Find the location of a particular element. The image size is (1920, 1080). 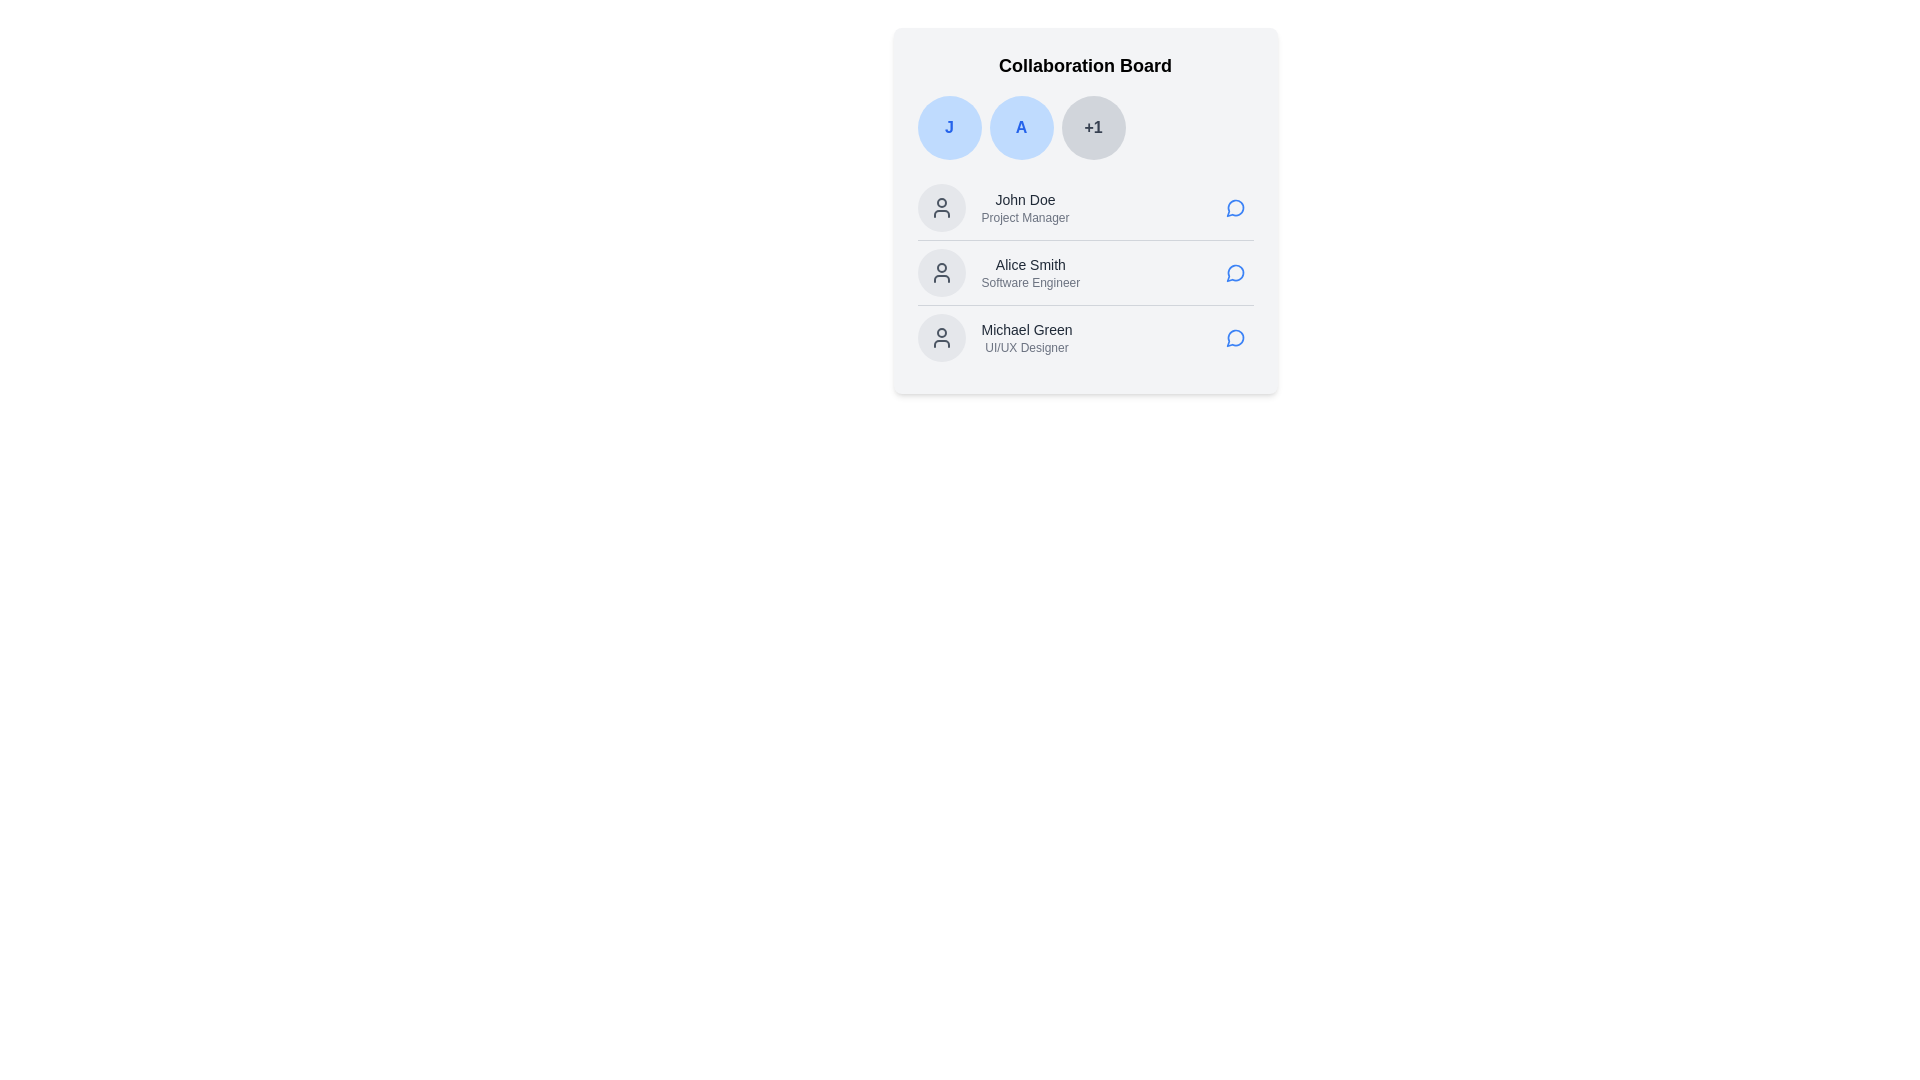

the text label displaying the name 'John Doe', which identifies the user within the team management interface, located above the subtitle 'Project Manager' is located at coordinates (1025, 200).